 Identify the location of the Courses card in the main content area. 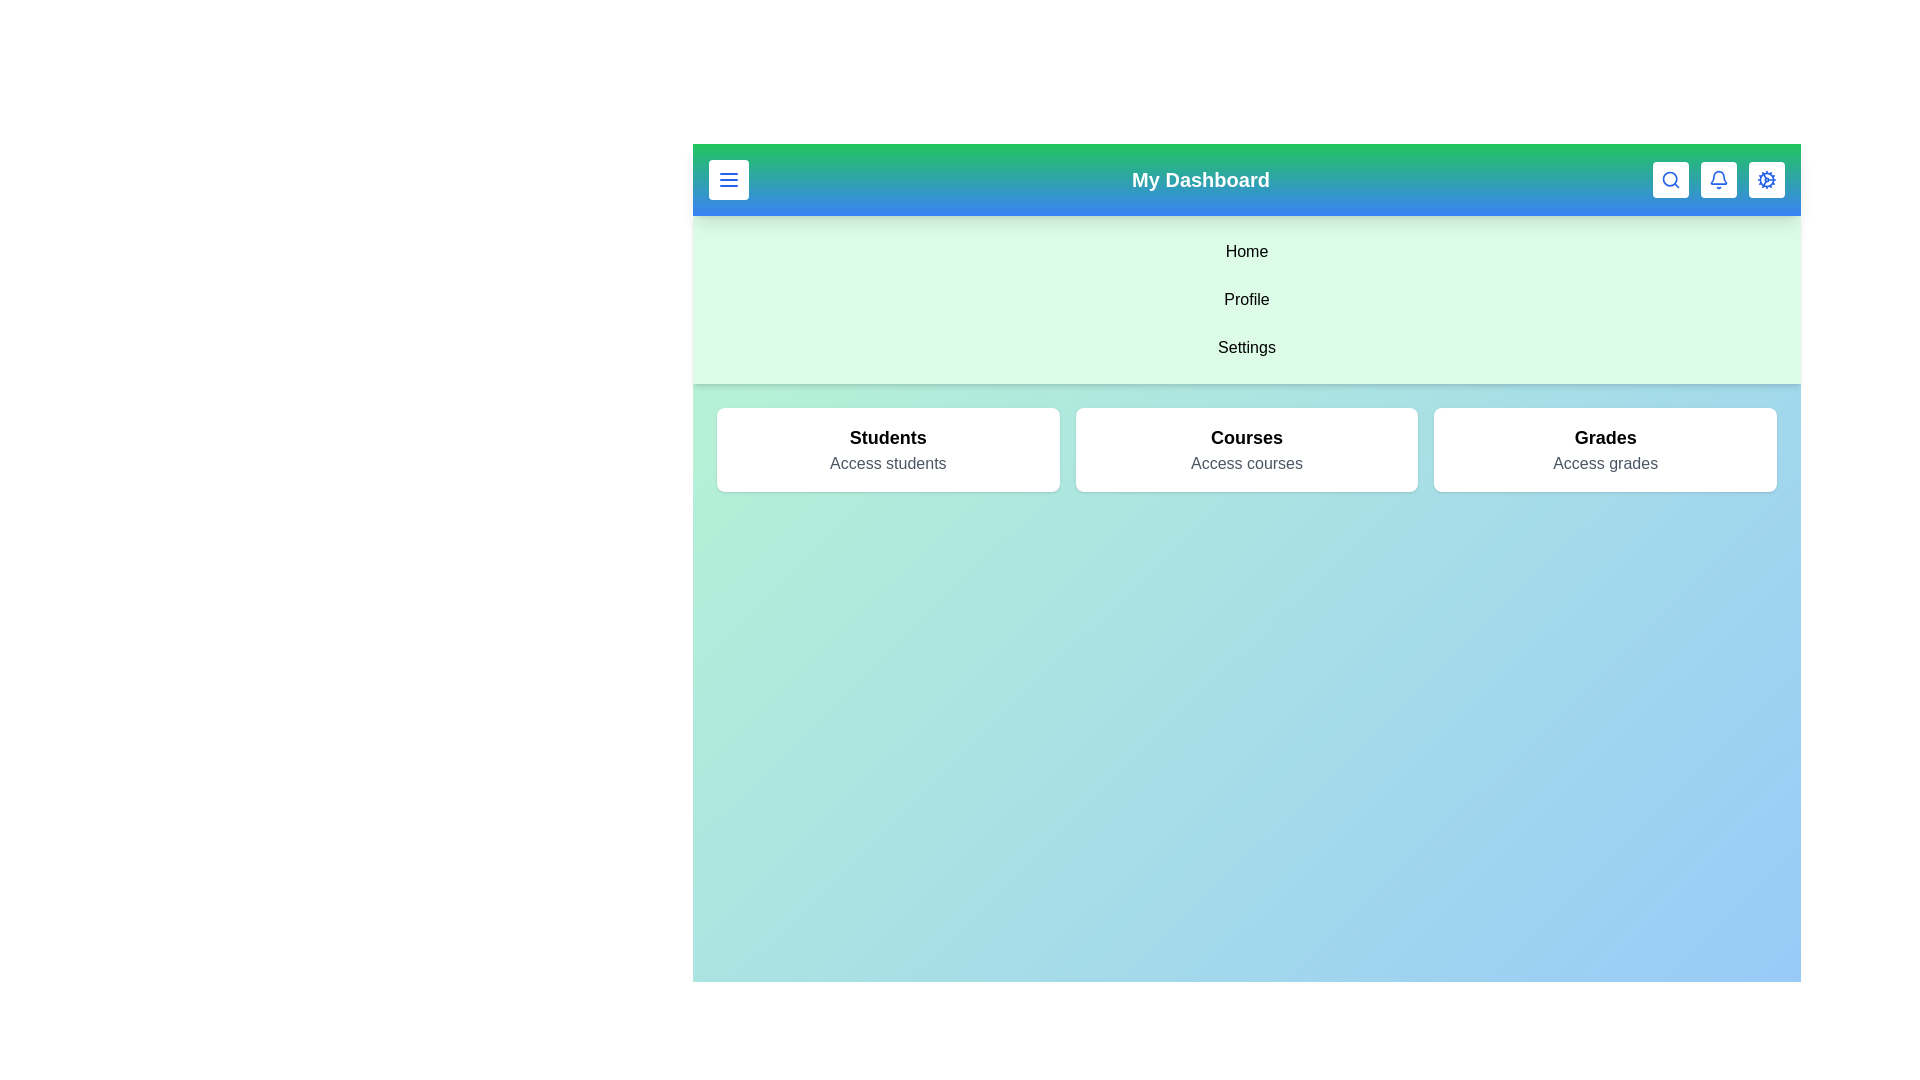
(1246, 450).